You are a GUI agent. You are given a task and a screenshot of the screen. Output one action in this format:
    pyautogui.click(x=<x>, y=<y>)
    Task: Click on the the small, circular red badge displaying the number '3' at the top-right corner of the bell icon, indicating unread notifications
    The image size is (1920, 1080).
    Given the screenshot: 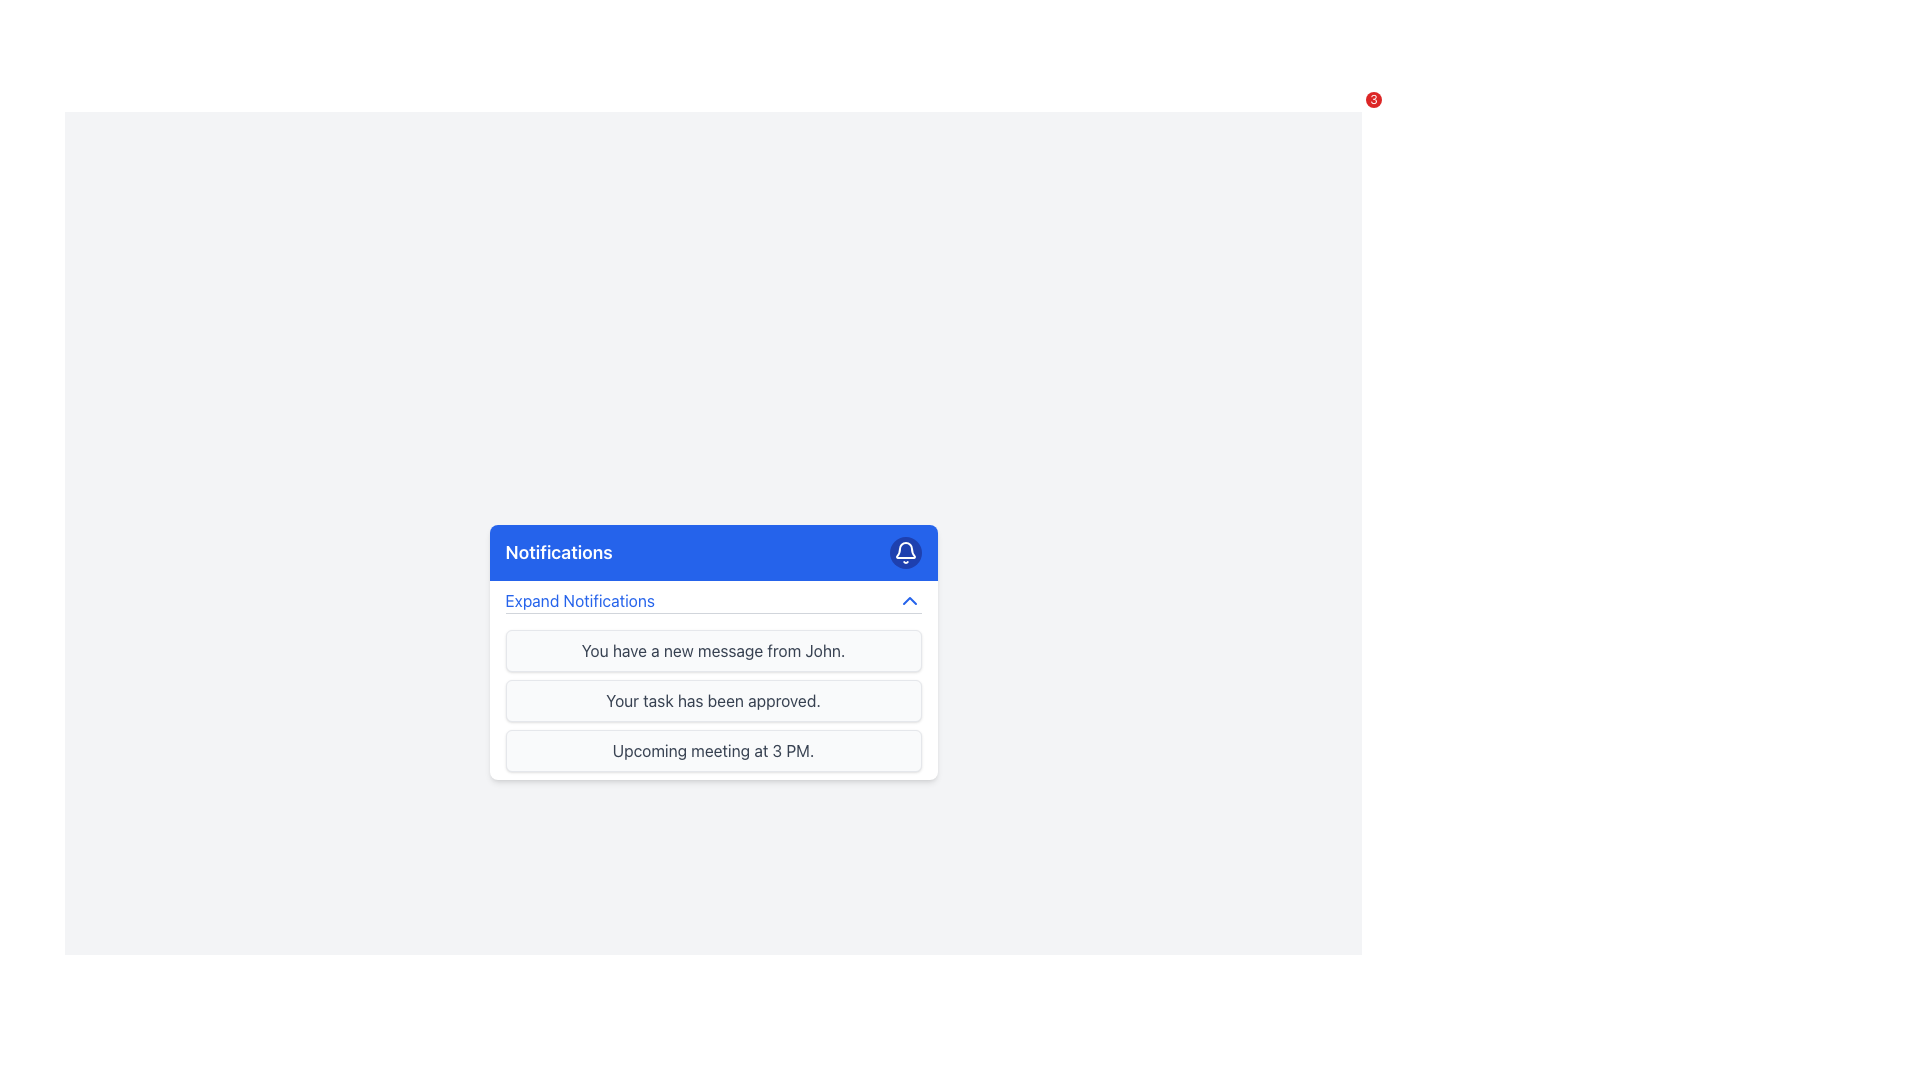 What is the action you would take?
    pyautogui.click(x=1372, y=100)
    